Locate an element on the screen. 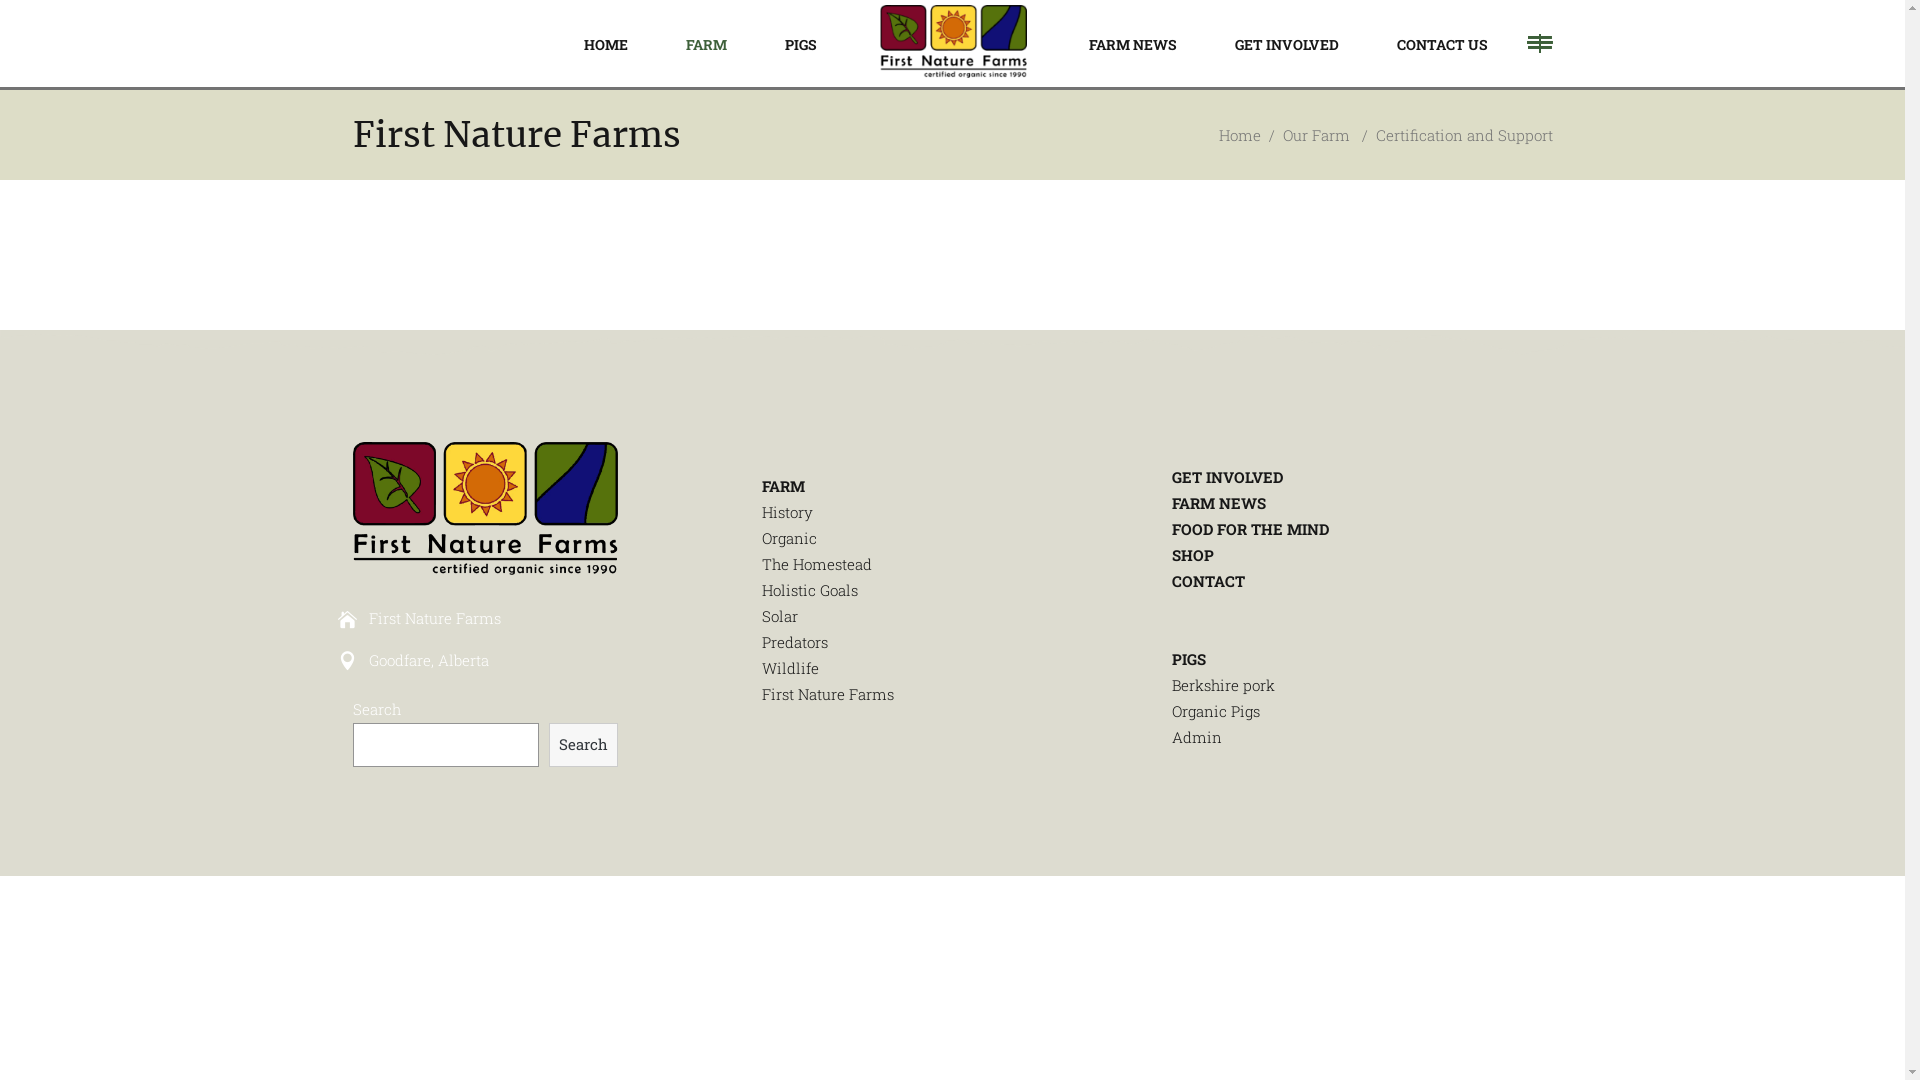 The image size is (1920, 1080). 'GET INVOLVED' is located at coordinates (1171, 477).